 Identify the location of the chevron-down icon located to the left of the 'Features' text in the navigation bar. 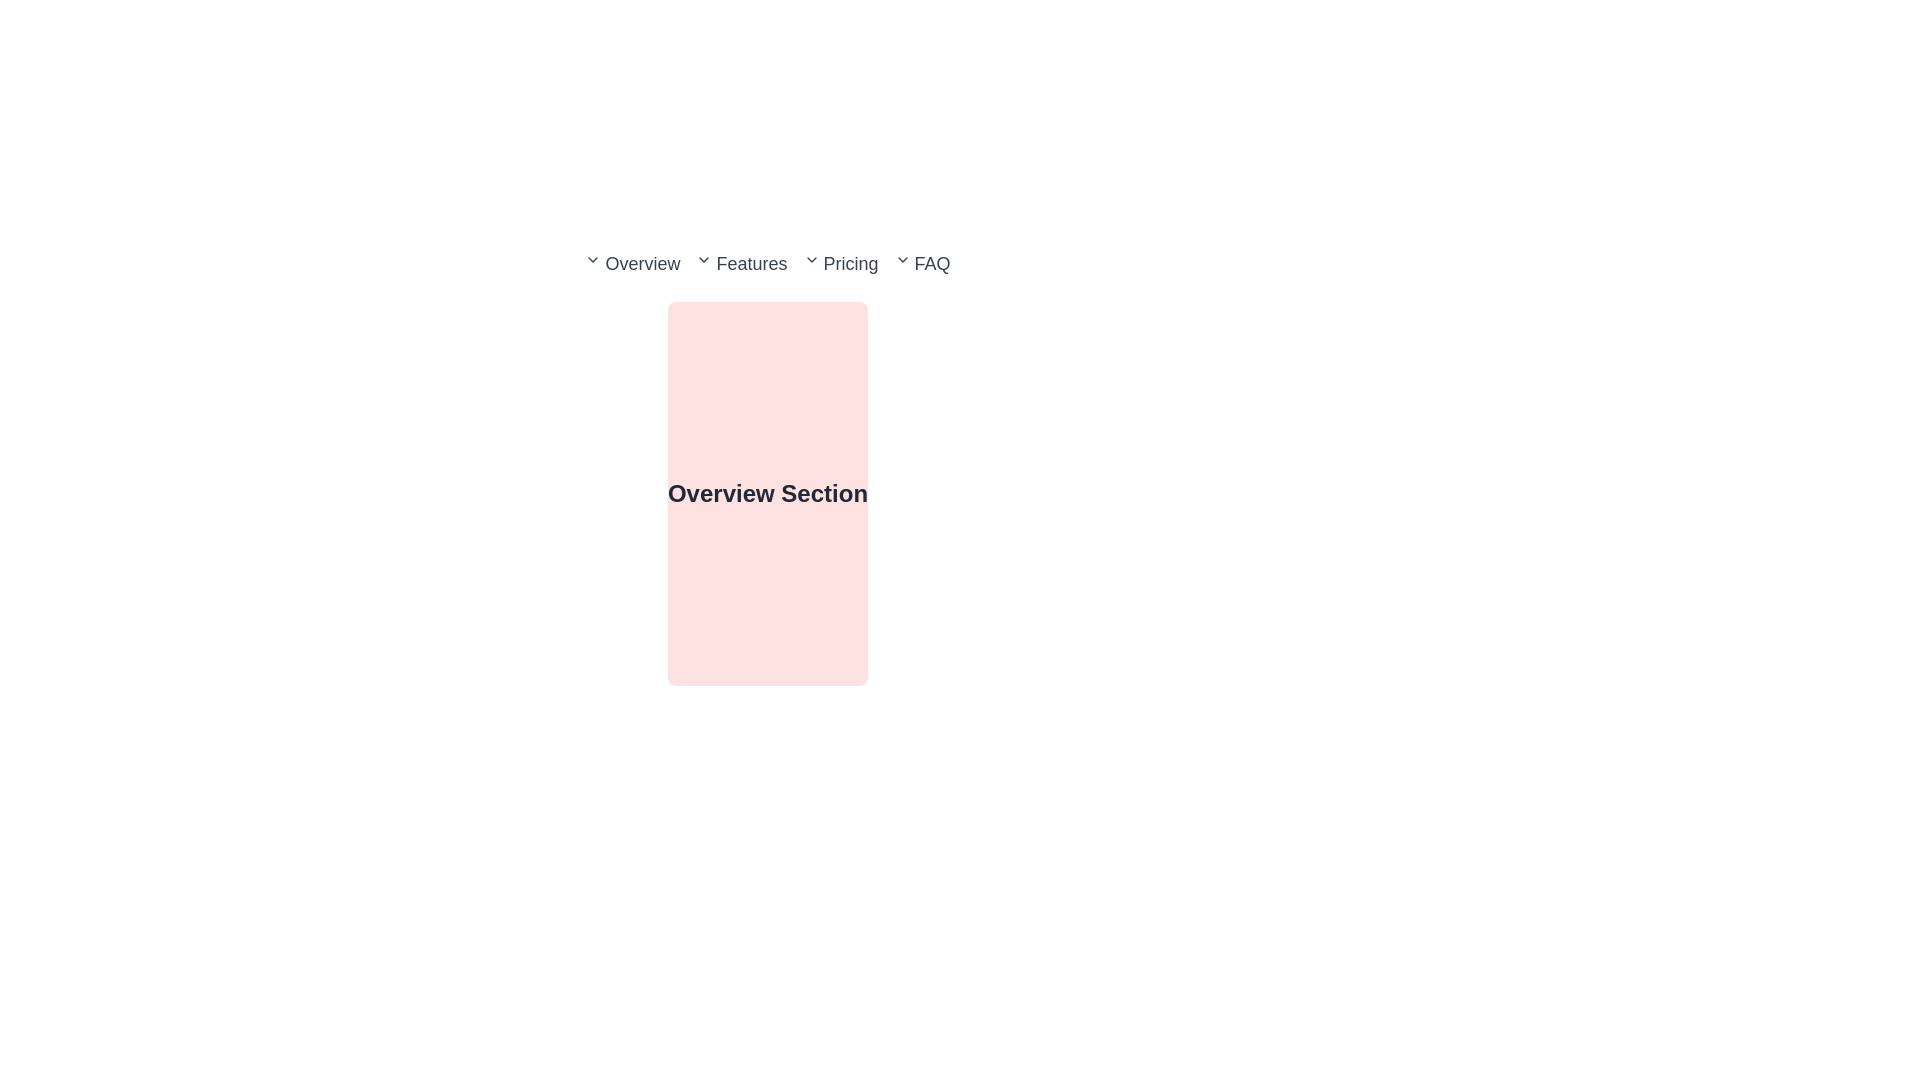
(704, 258).